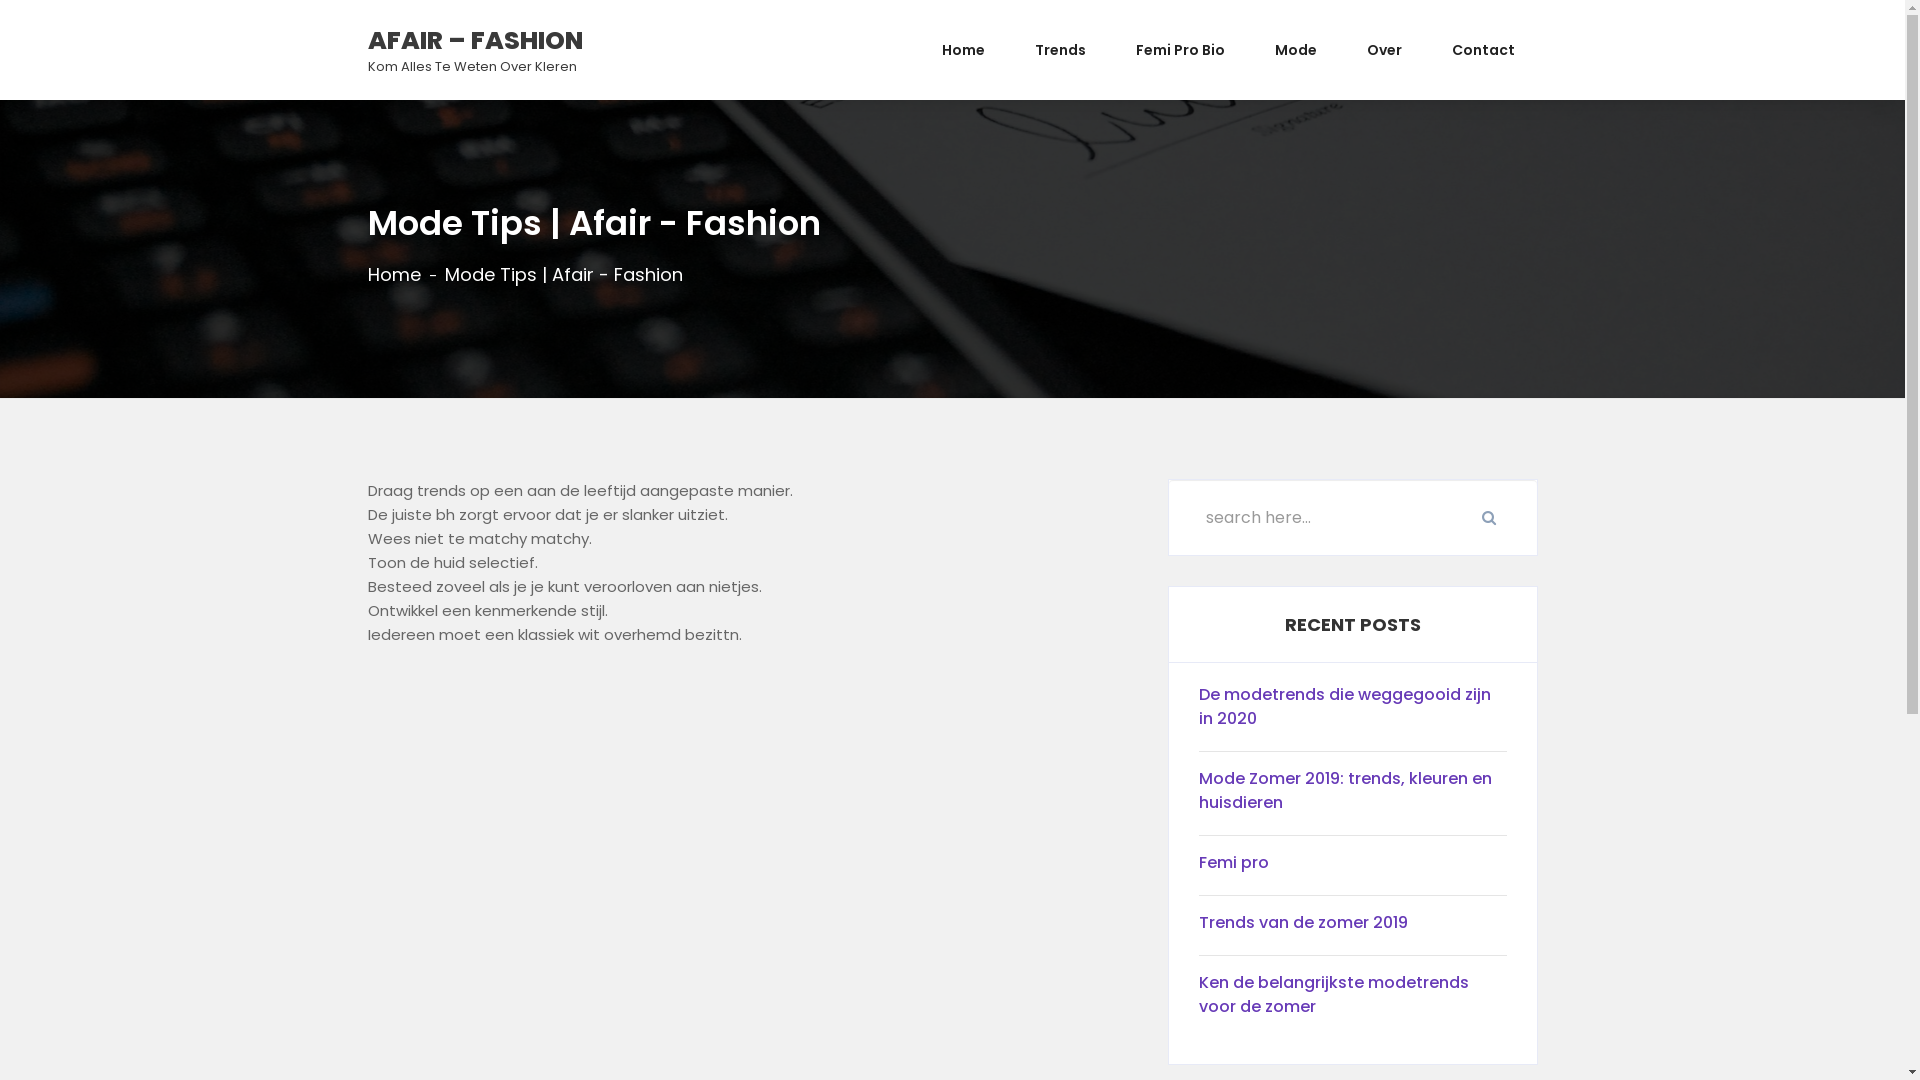 The height and width of the screenshot is (1080, 1920). What do you see at coordinates (1383, 49) in the screenshot?
I see `'Over'` at bounding box center [1383, 49].